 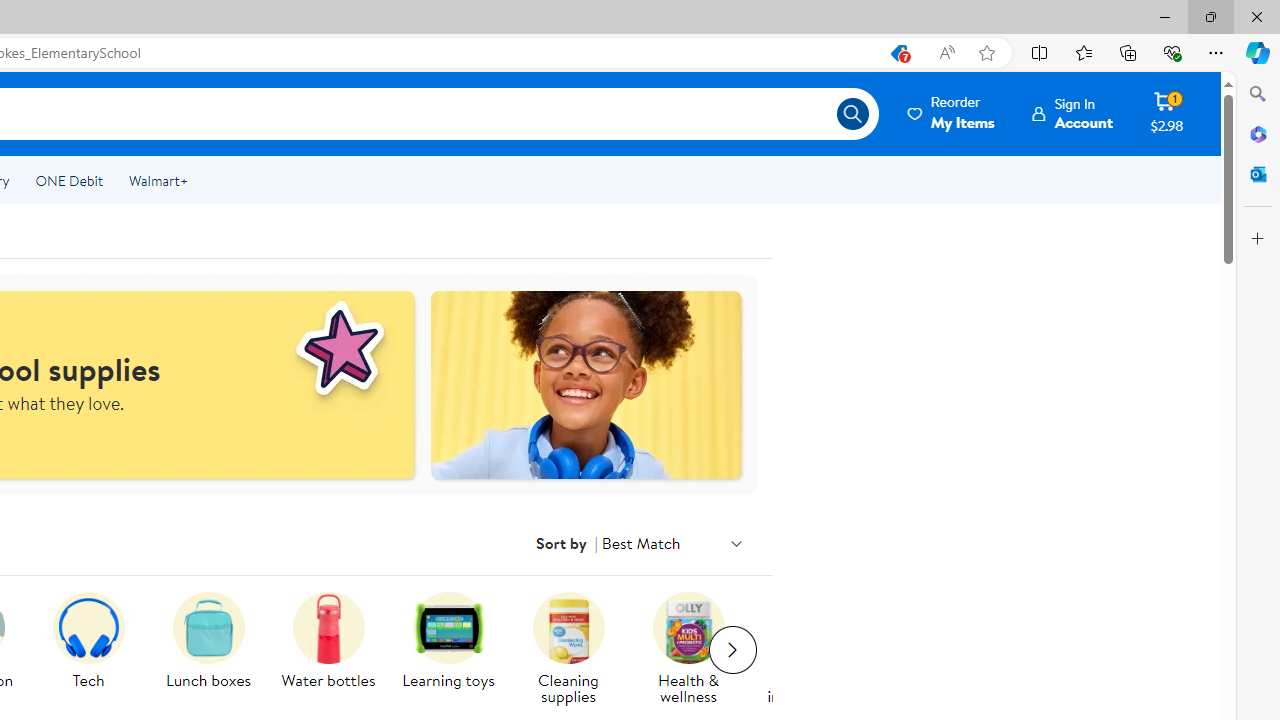 What do you see at coordinates (328, 642) in the screenshot?
I see `'A red water bottle is on display. Water bottles'` at bounding box center [328, 642].